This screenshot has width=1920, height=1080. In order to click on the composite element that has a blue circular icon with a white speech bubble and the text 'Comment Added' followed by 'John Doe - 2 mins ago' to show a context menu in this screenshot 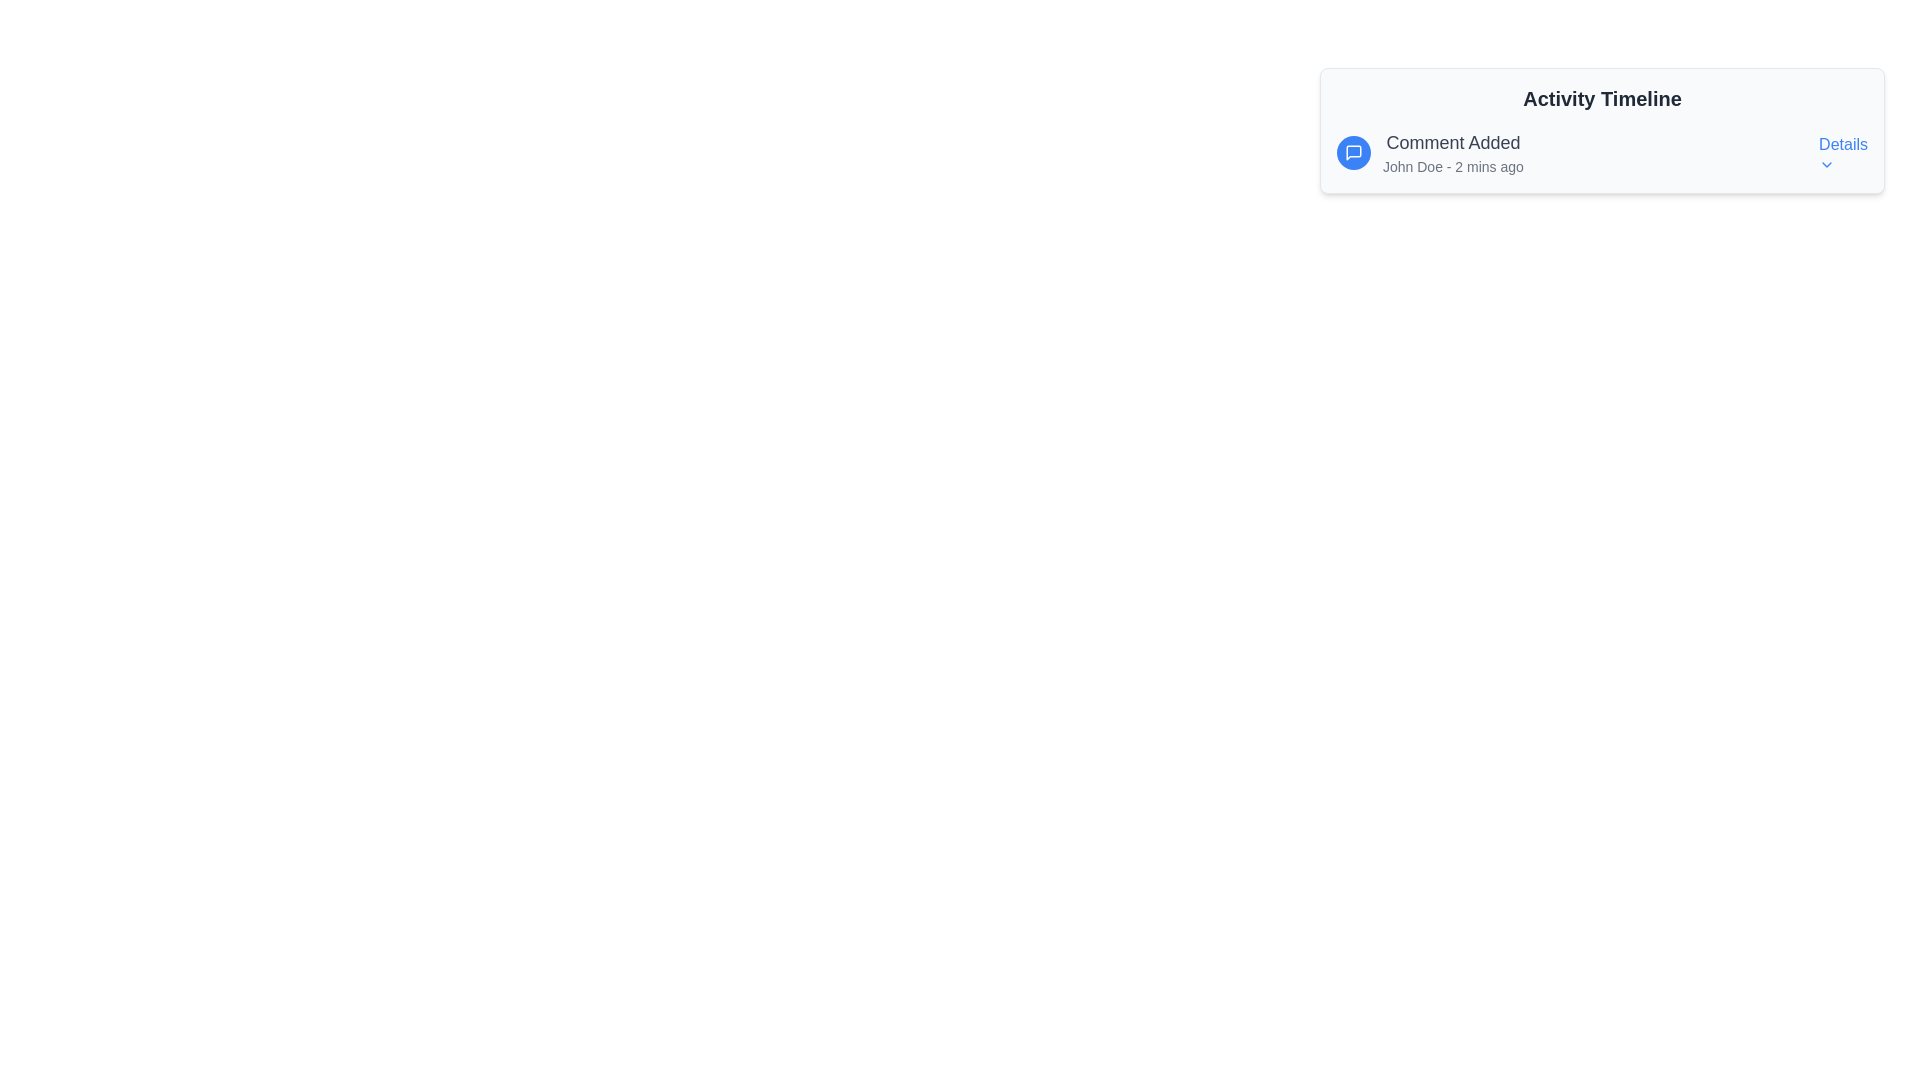, I will do `click(1429, 152)`.